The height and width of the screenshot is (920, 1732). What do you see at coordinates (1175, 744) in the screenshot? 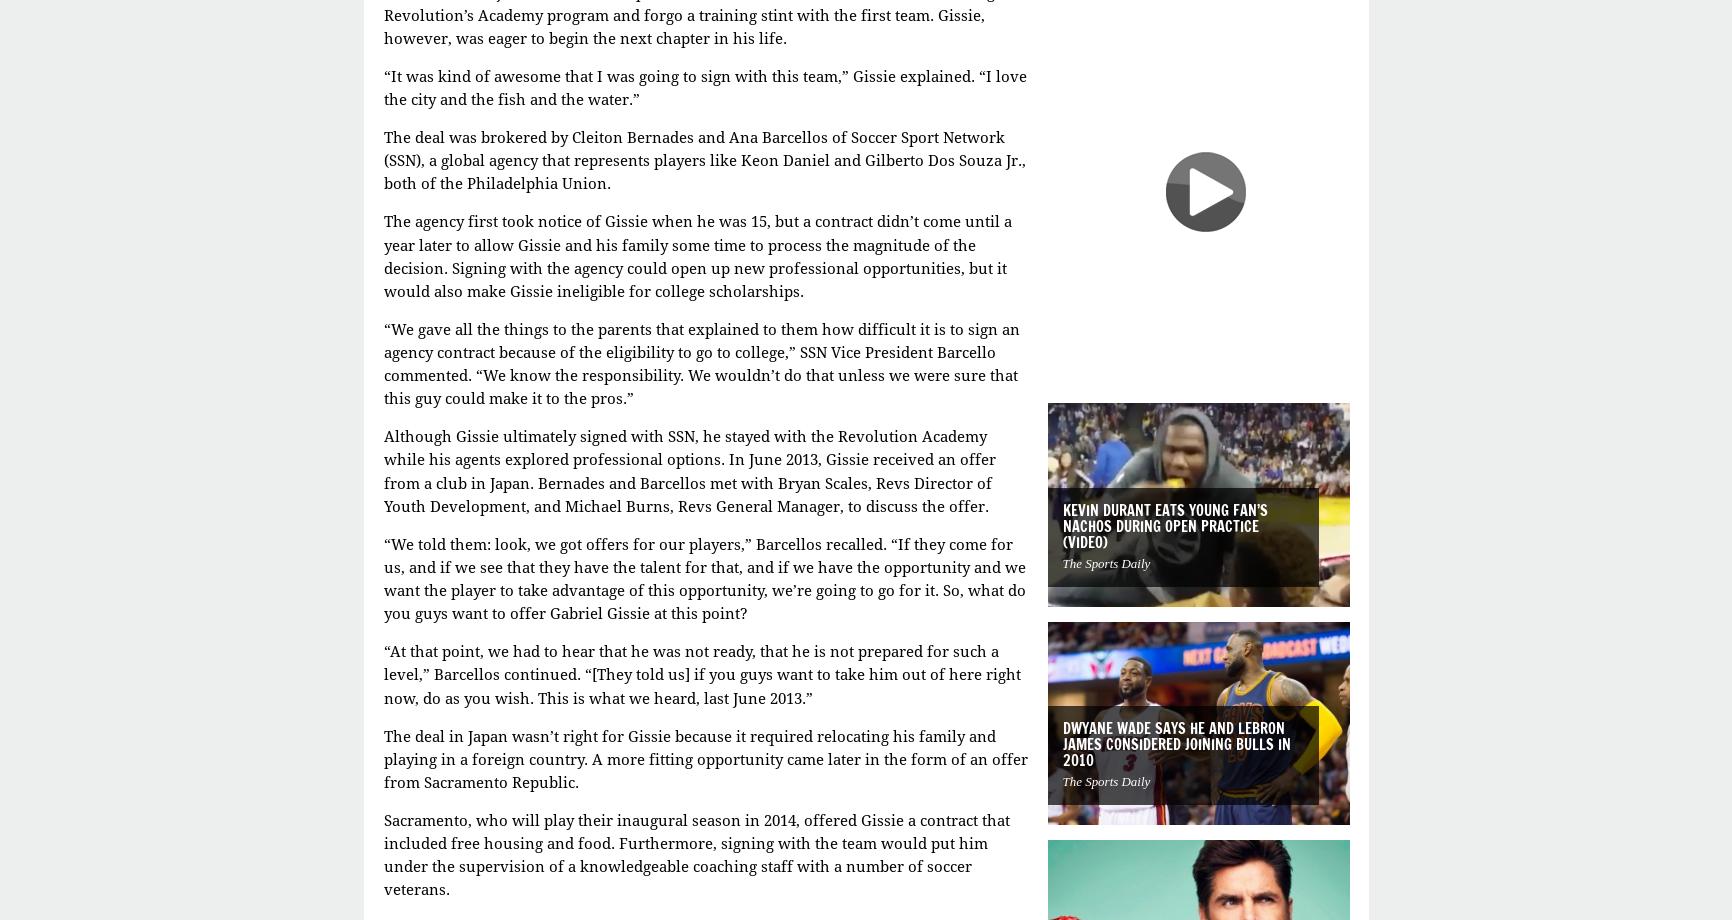
I see `'Dwyane Wade says he and LeBron James considered joining Bulls in 2010'` at bounding box center [1175, 744].